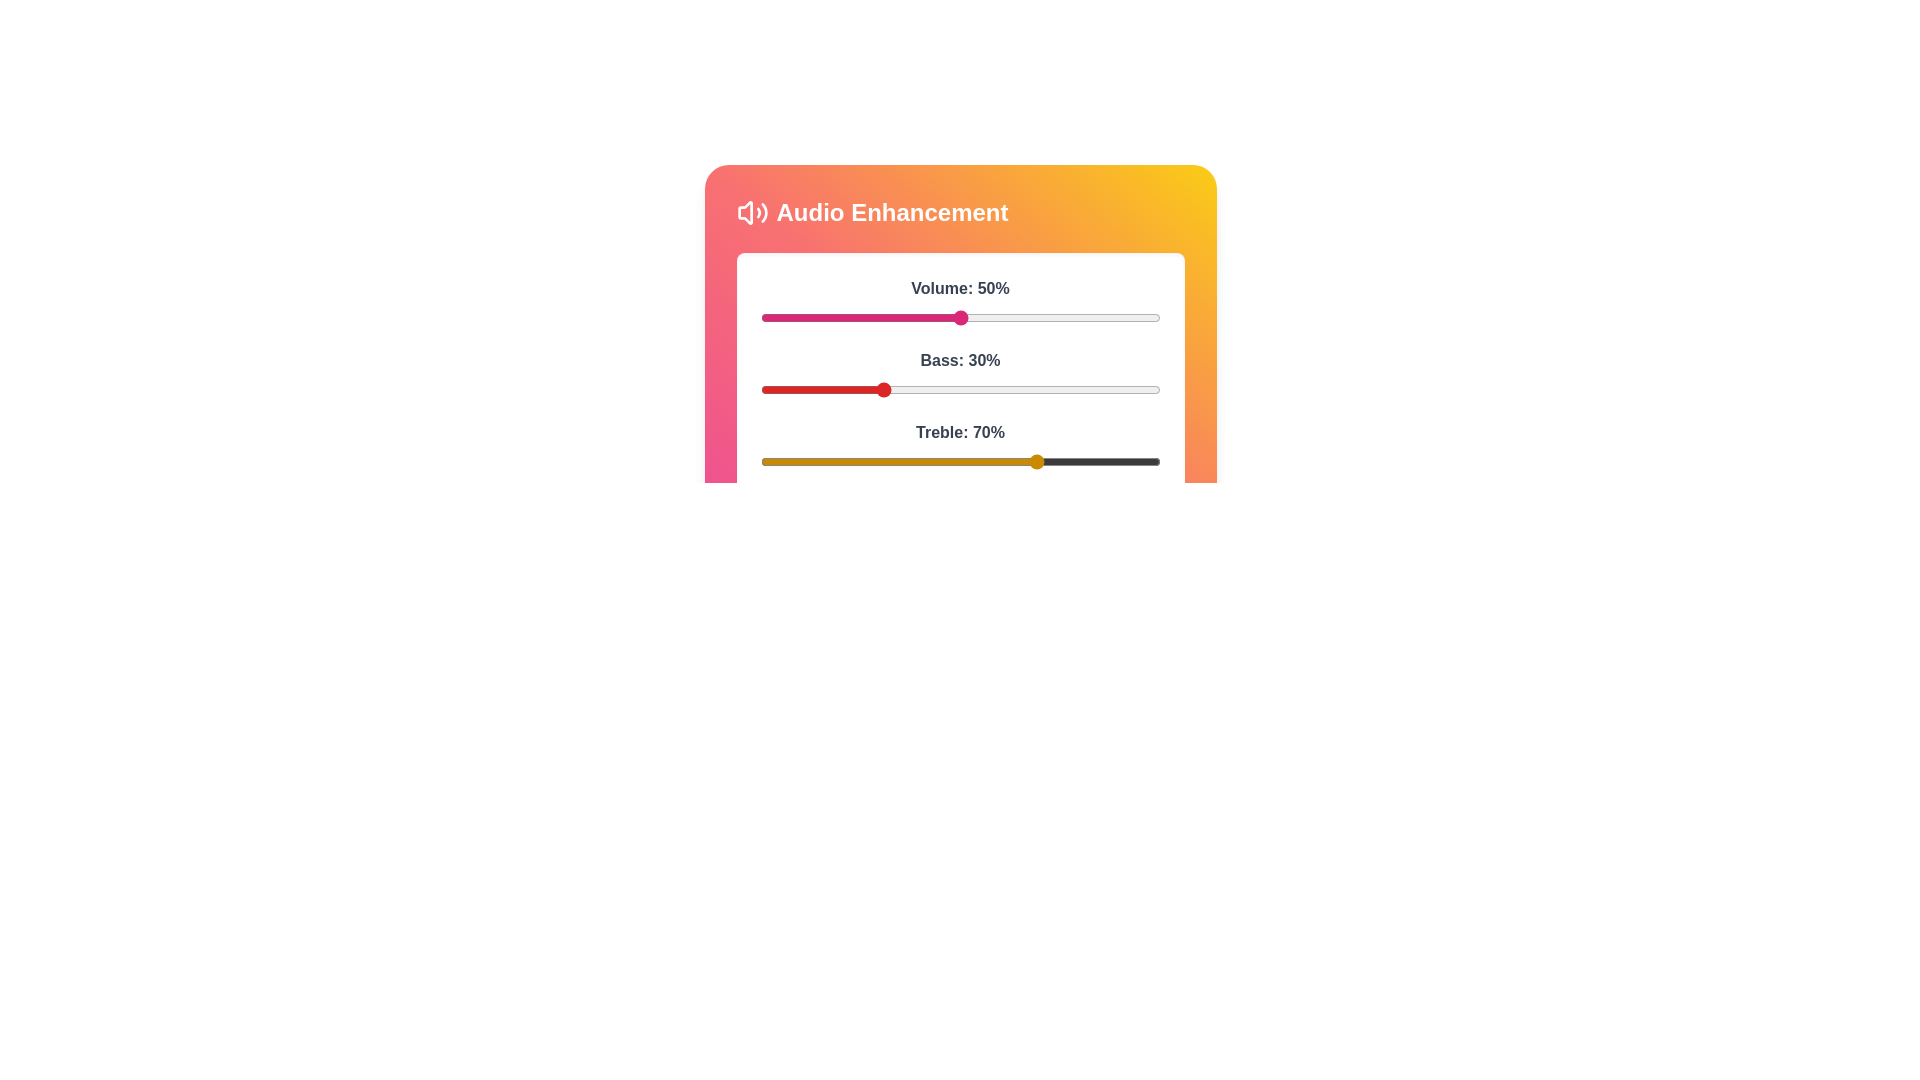 Image resolution: width=1920 pixels, height=1080 pixels. Describe the element at coordinates (960, 361) in the screenshot. I see `the text label displaying 'Bass: 30%', which is styled in bold gray font and positioned above the red slider in the audio enhancement interface` at that location.